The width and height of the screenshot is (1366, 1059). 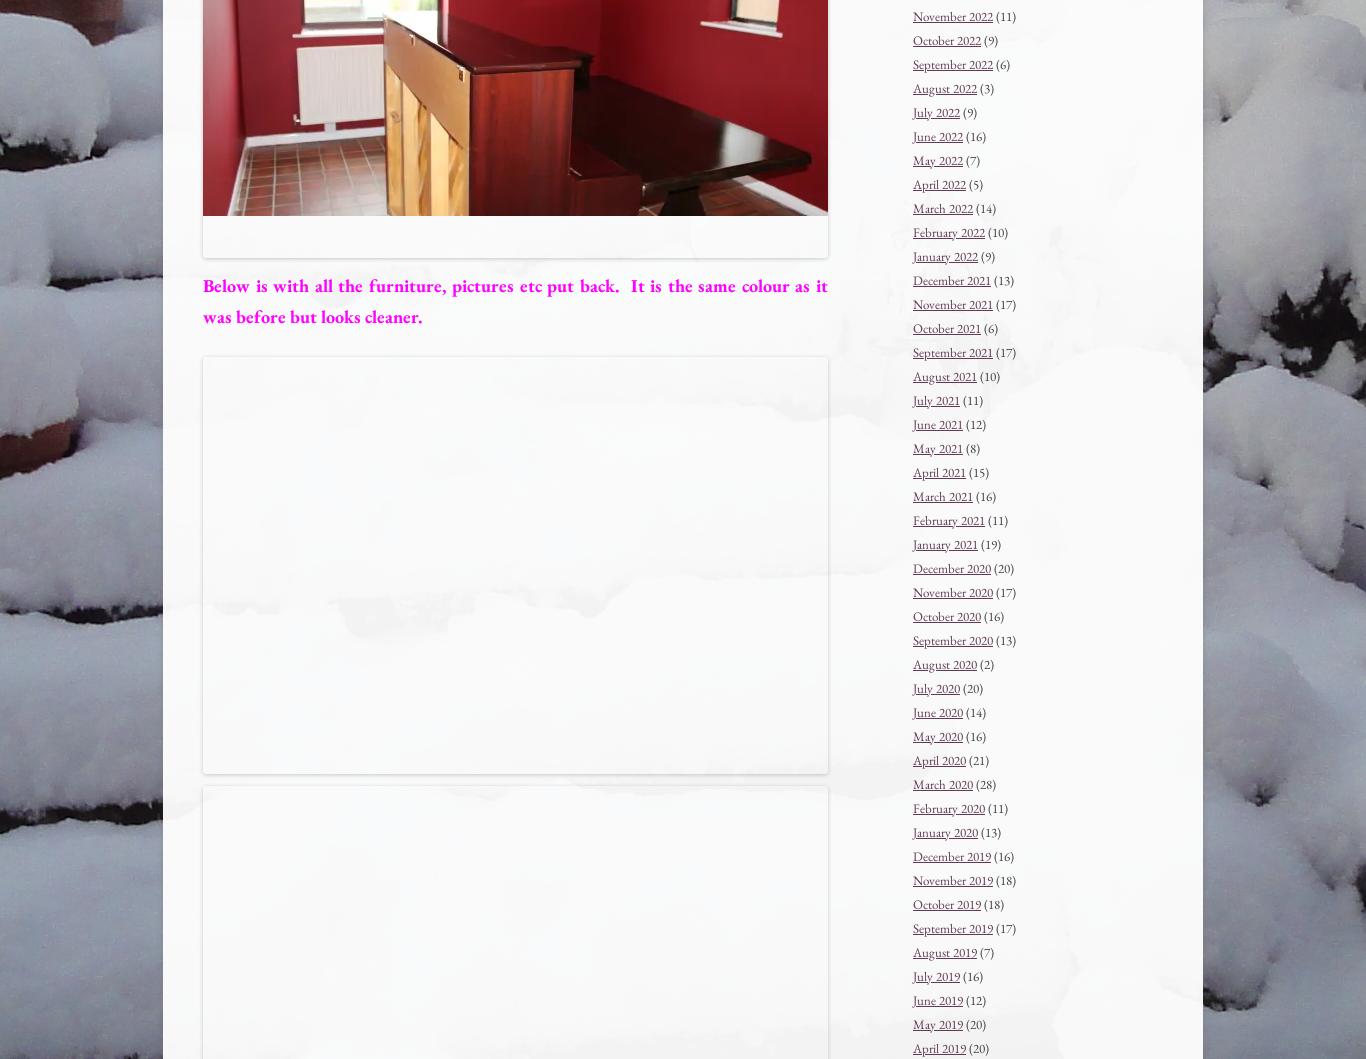 What do you see at coordinates (951, 855) in the screenshot?
I see `'December 2019'` at bounding box center [951, 855].